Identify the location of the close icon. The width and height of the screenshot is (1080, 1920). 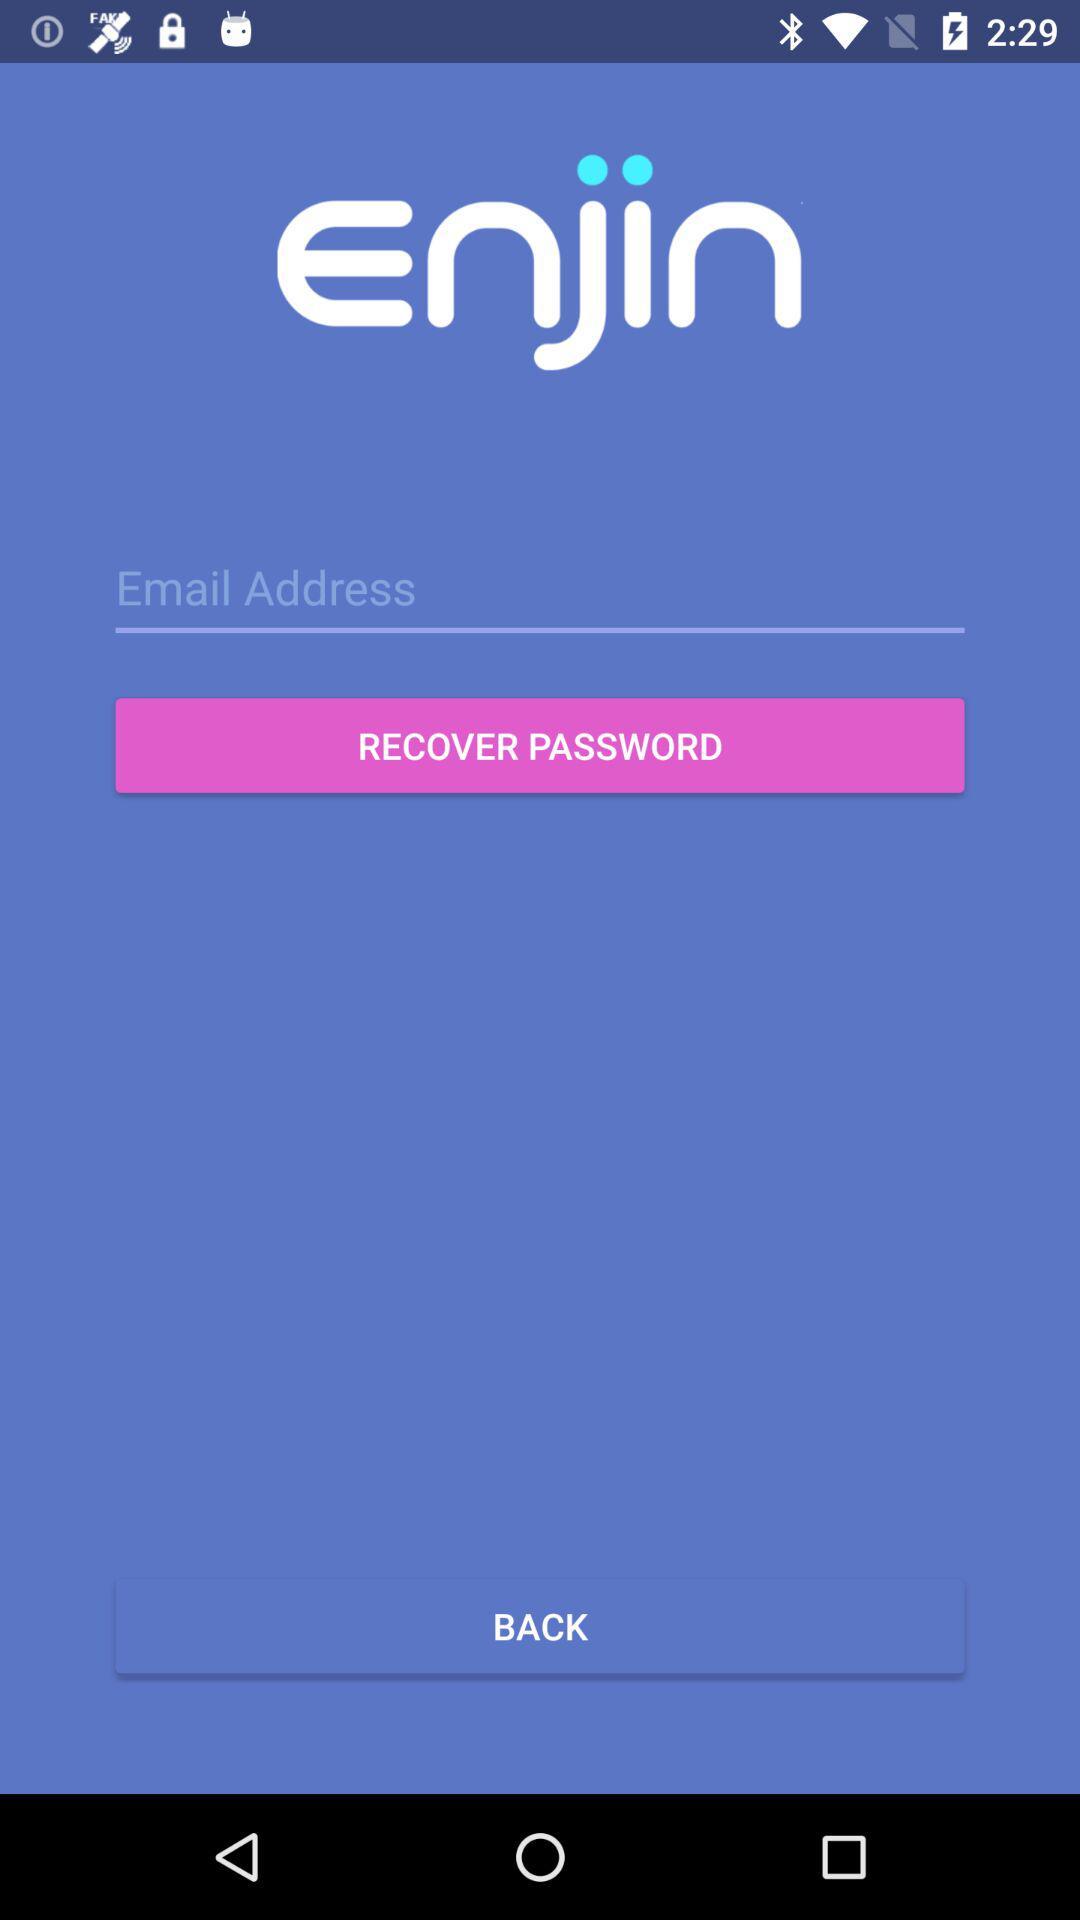
(540, 1678).